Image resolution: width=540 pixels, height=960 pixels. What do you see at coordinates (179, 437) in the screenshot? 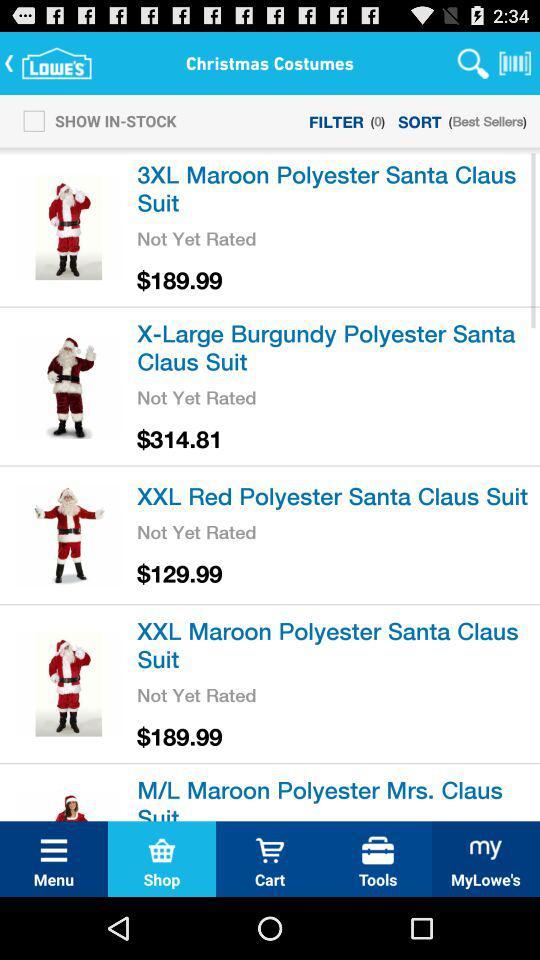
I see `the icon above the xxl red polyester item` at bounding box center [179, 437].